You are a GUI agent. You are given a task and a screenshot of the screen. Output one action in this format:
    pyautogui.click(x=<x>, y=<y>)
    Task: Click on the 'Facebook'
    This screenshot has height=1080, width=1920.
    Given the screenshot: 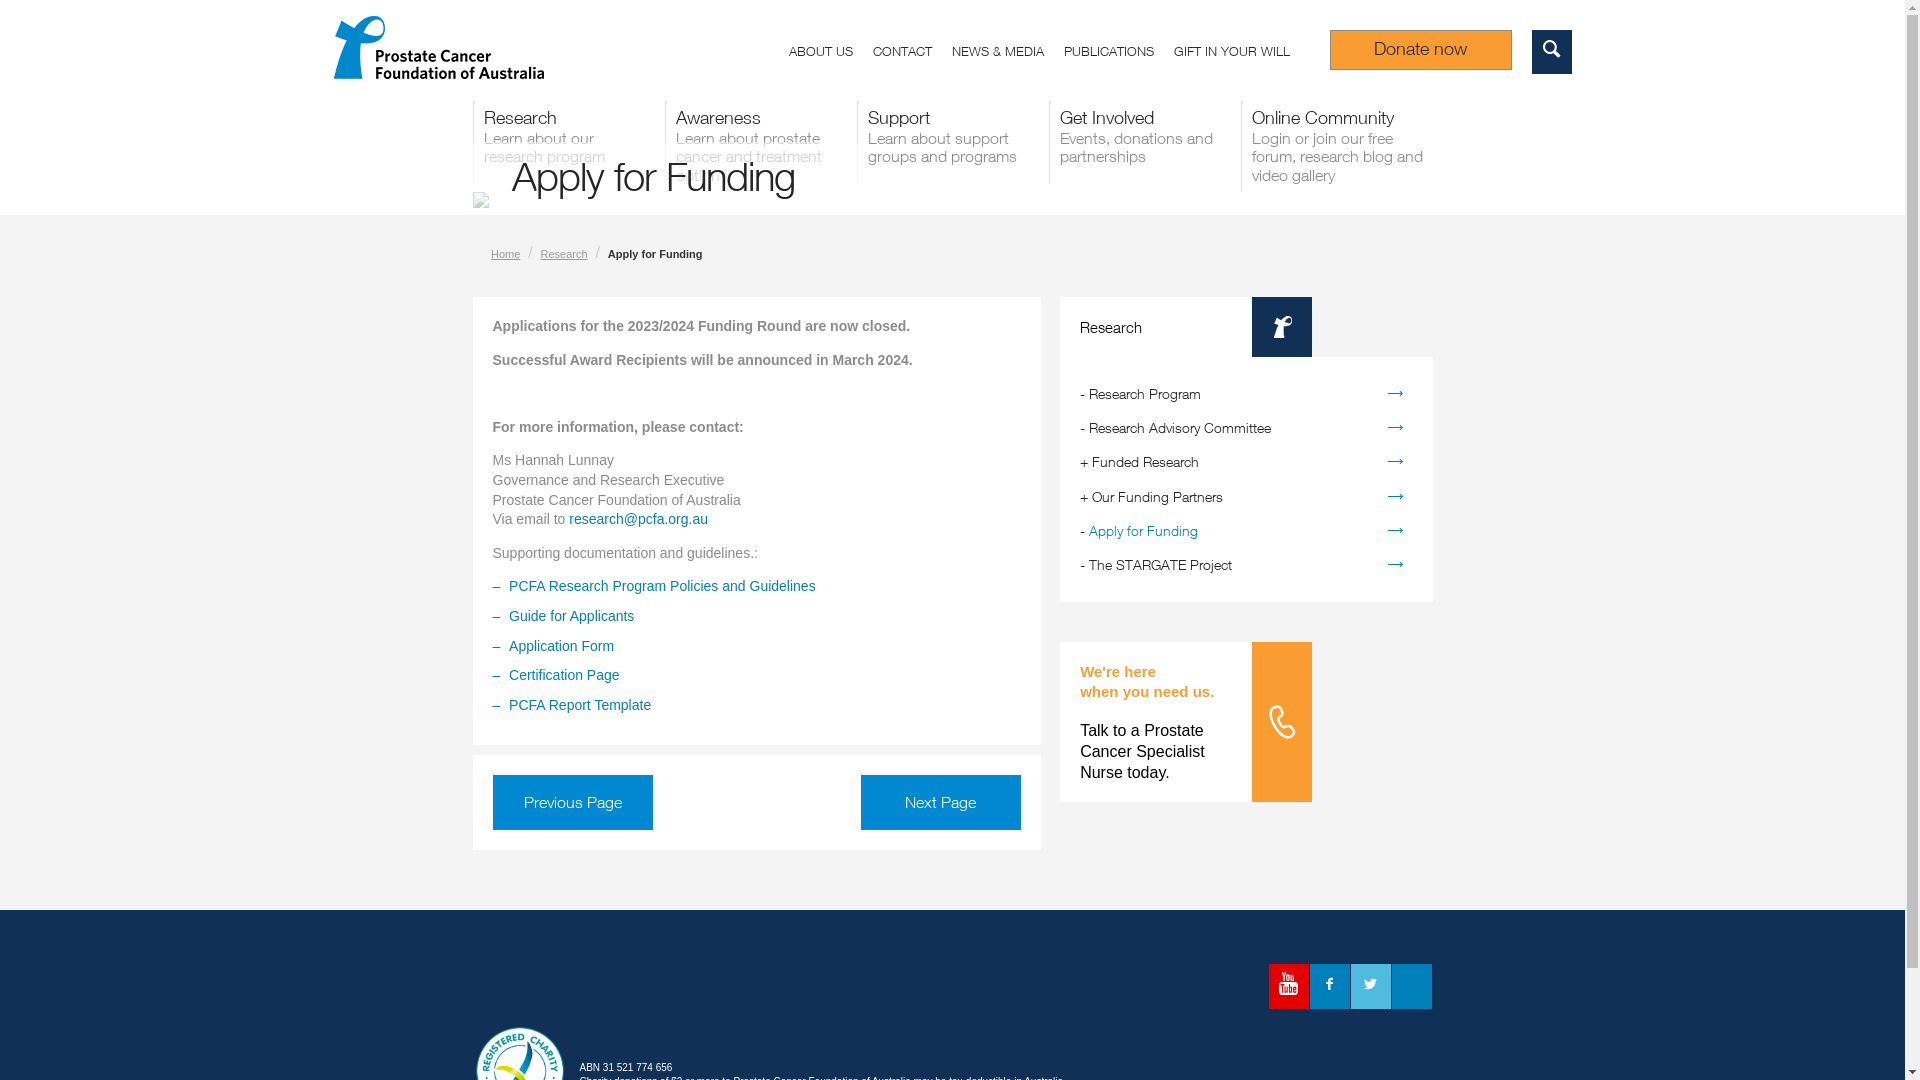 What is the action you would take?
    pyautogui.click(x=1329, y=985)
    